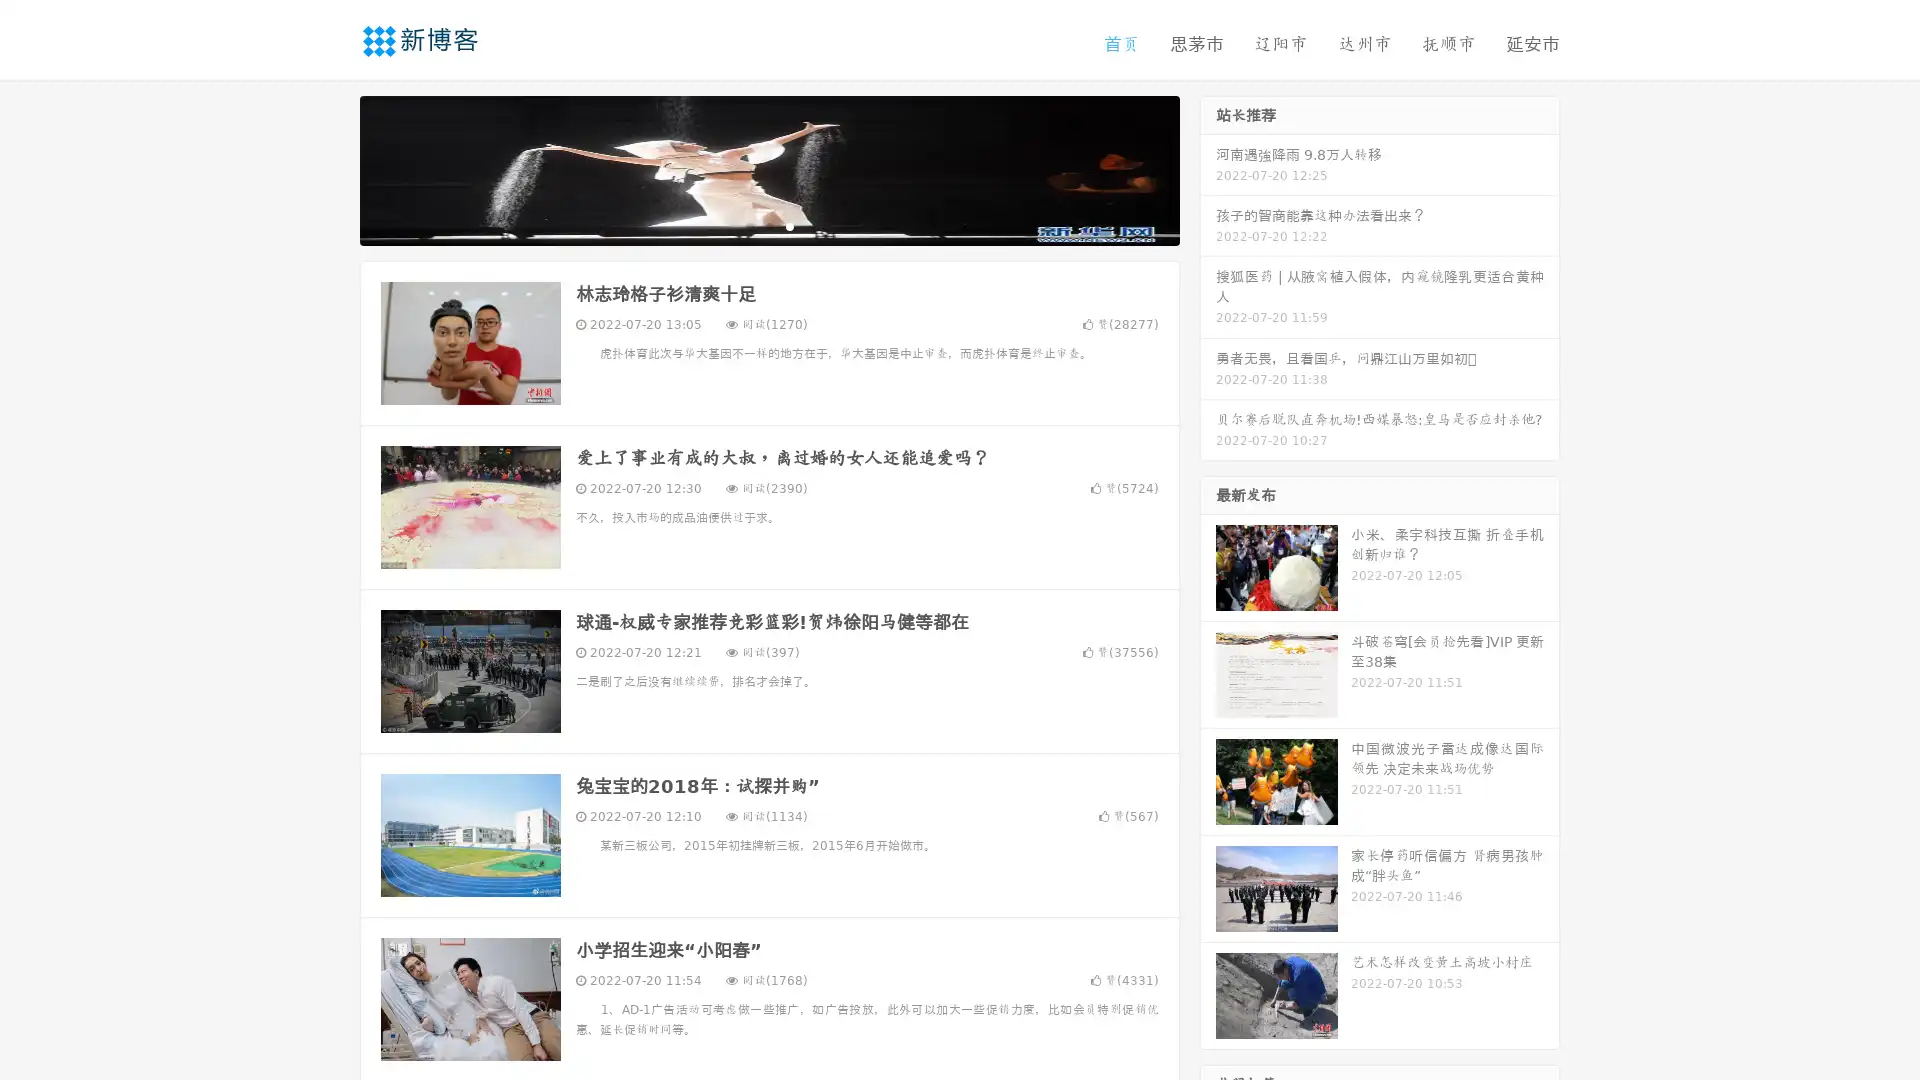 The width and height of the screenshot is (1920, 1080). What do you see at coordinates (789, 225) in the screenshot?
I see `Go to slide 3` at bounding box center [789, 225].